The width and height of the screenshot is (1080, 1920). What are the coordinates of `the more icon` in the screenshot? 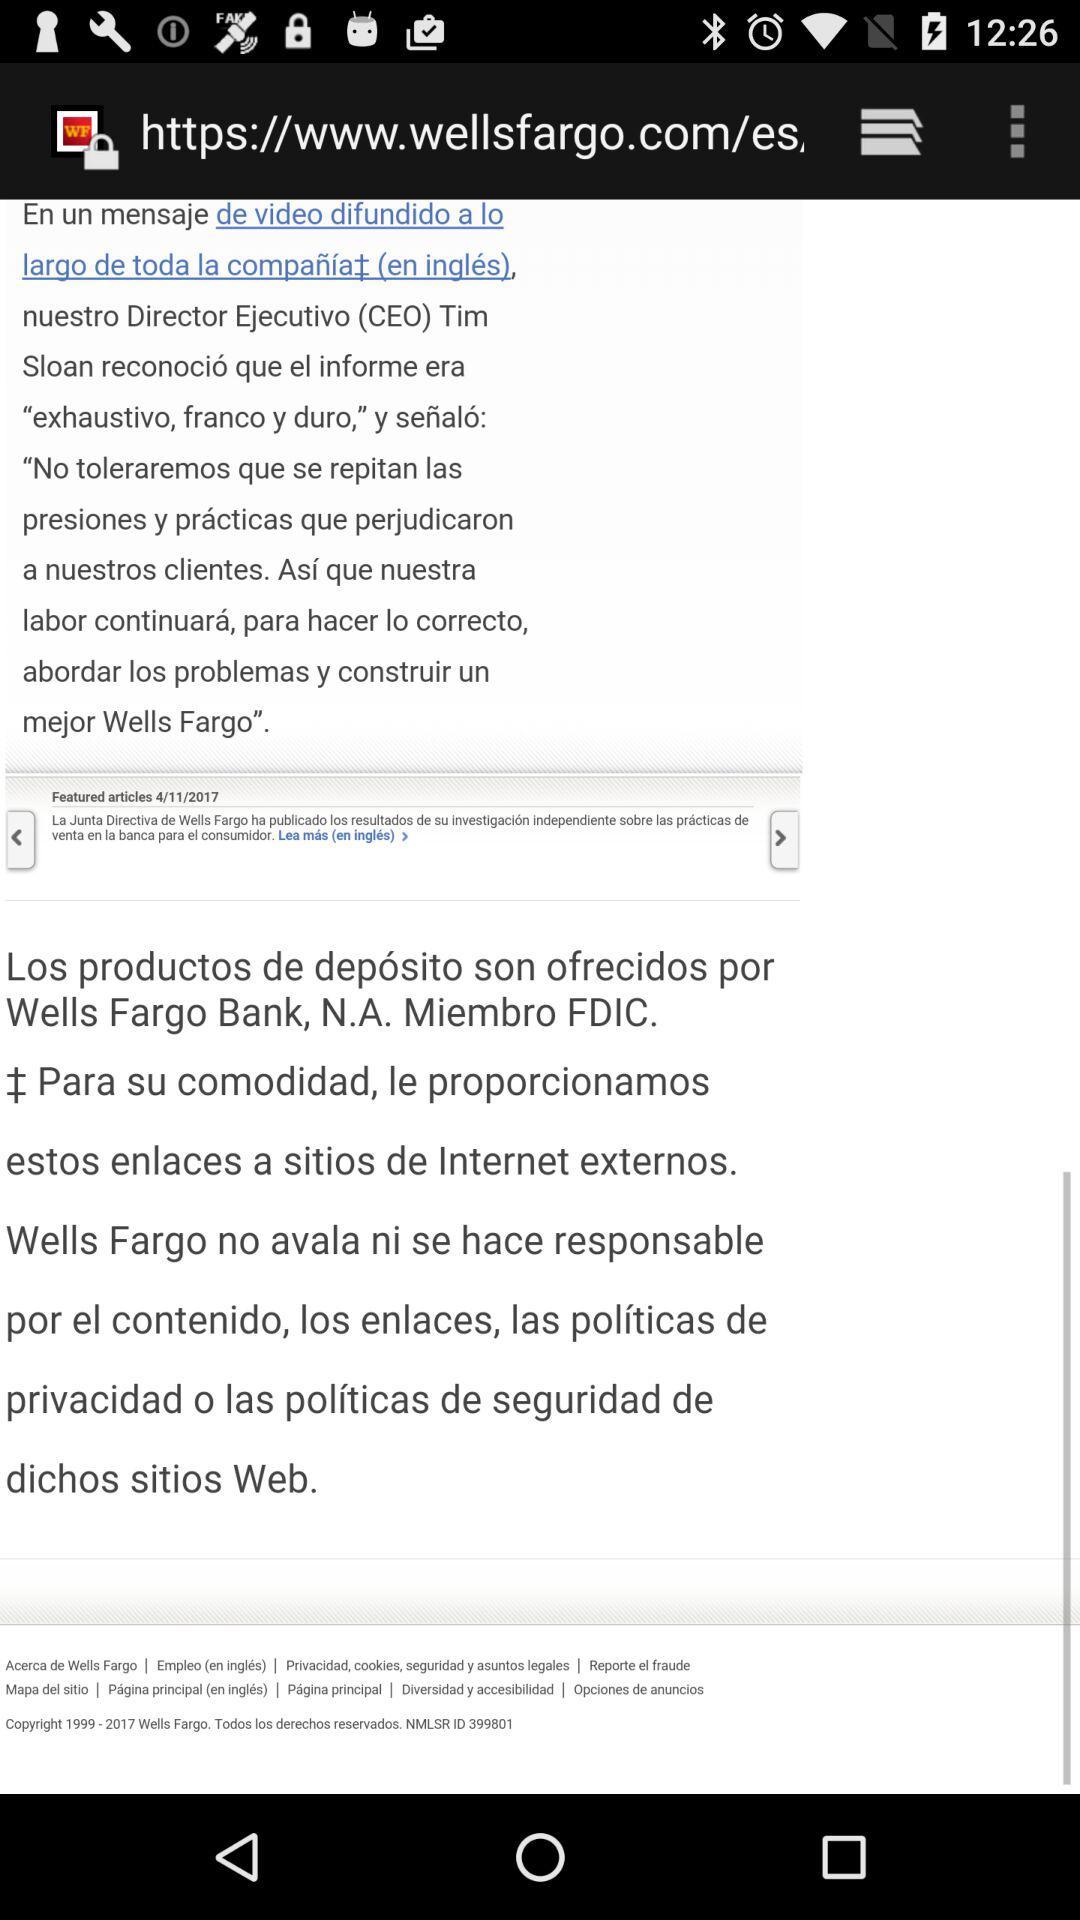 It's located at (1017, 139).